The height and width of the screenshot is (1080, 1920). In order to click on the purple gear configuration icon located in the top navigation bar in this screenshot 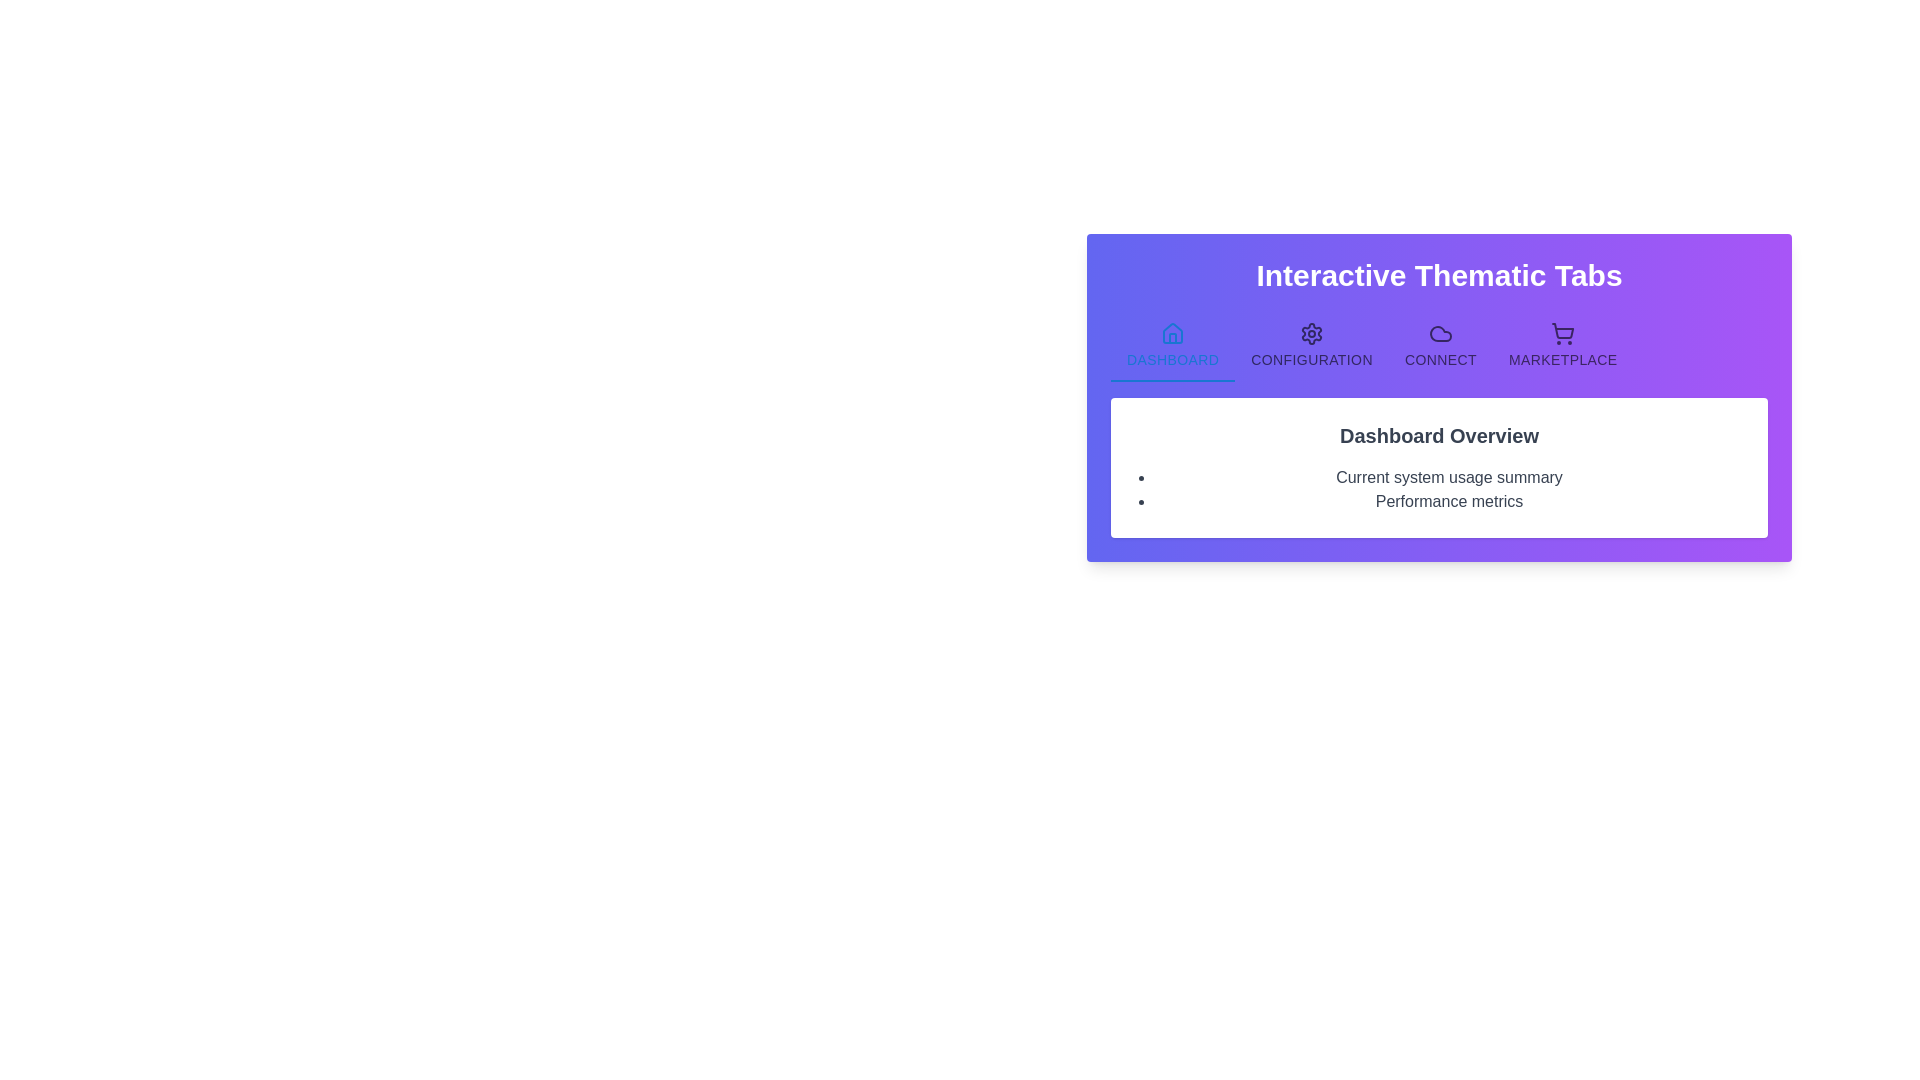, I will do `click(1312, 333)`.